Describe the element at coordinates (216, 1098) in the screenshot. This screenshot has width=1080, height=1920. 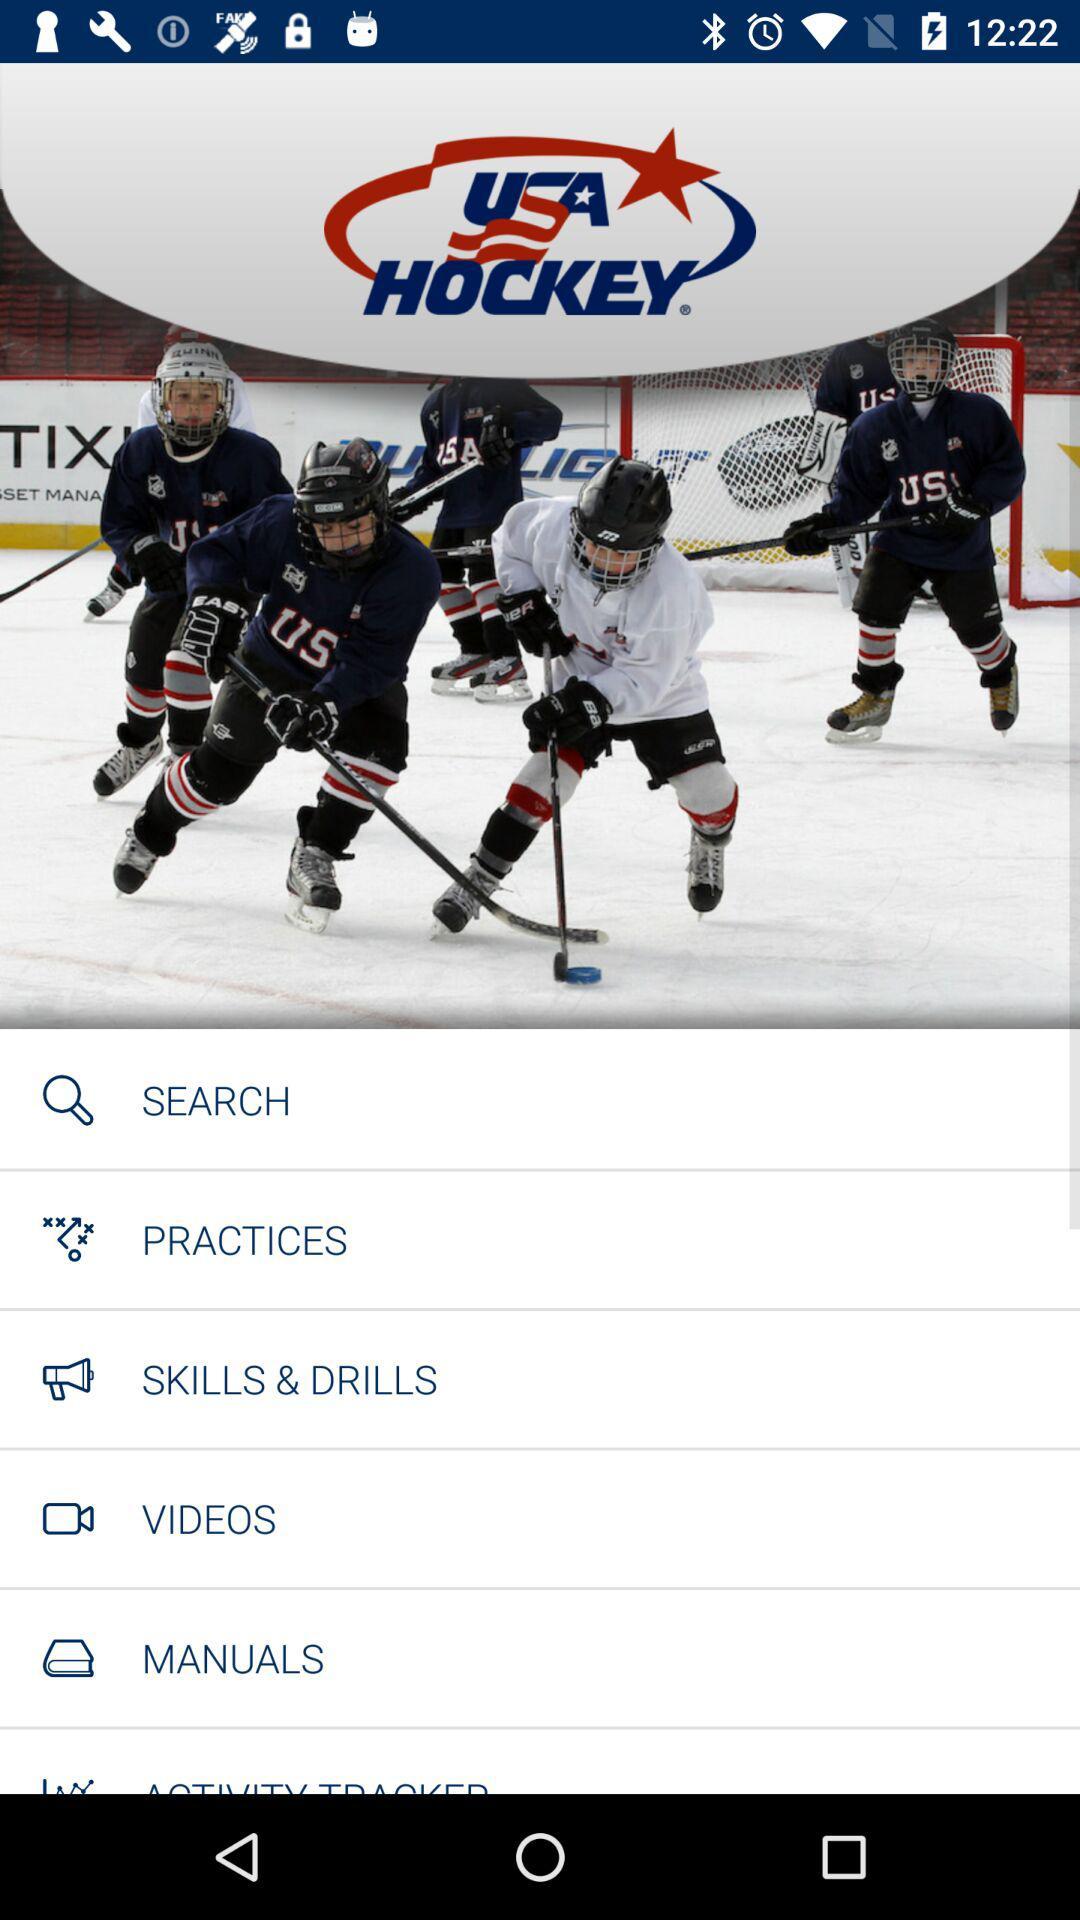
I see `the icon above the practices` at that location.